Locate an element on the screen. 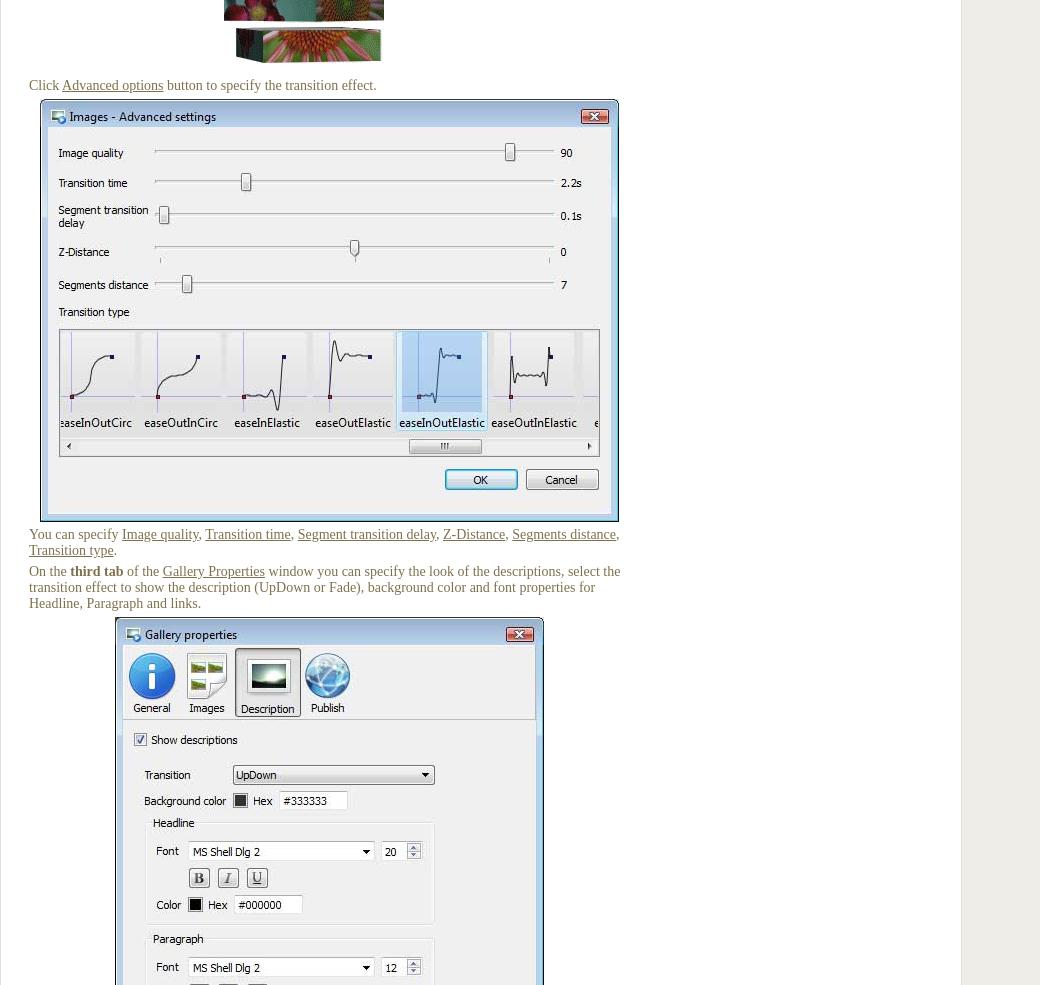 Image resolution: width=1040 pixels, height=985 pixels. 'You can specify' is located at coordinates (74, 533).